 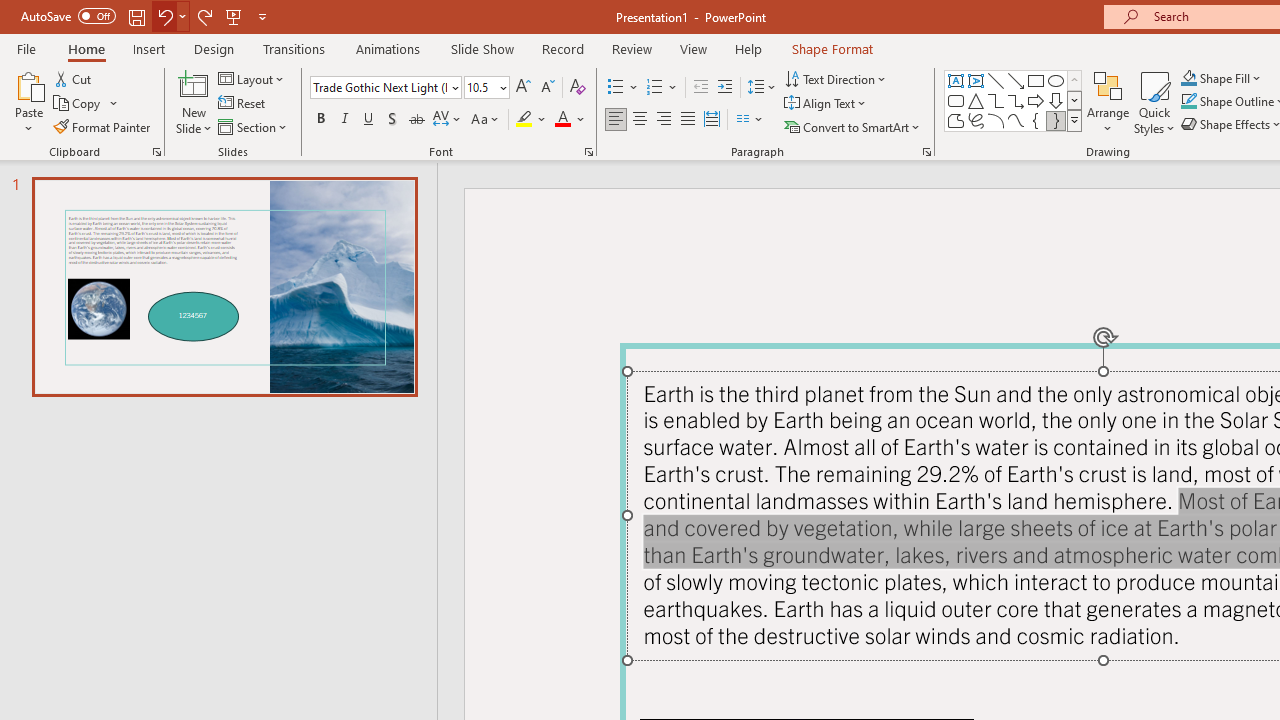 I want to click on 'Arrange', so click(x=1107, y=103).